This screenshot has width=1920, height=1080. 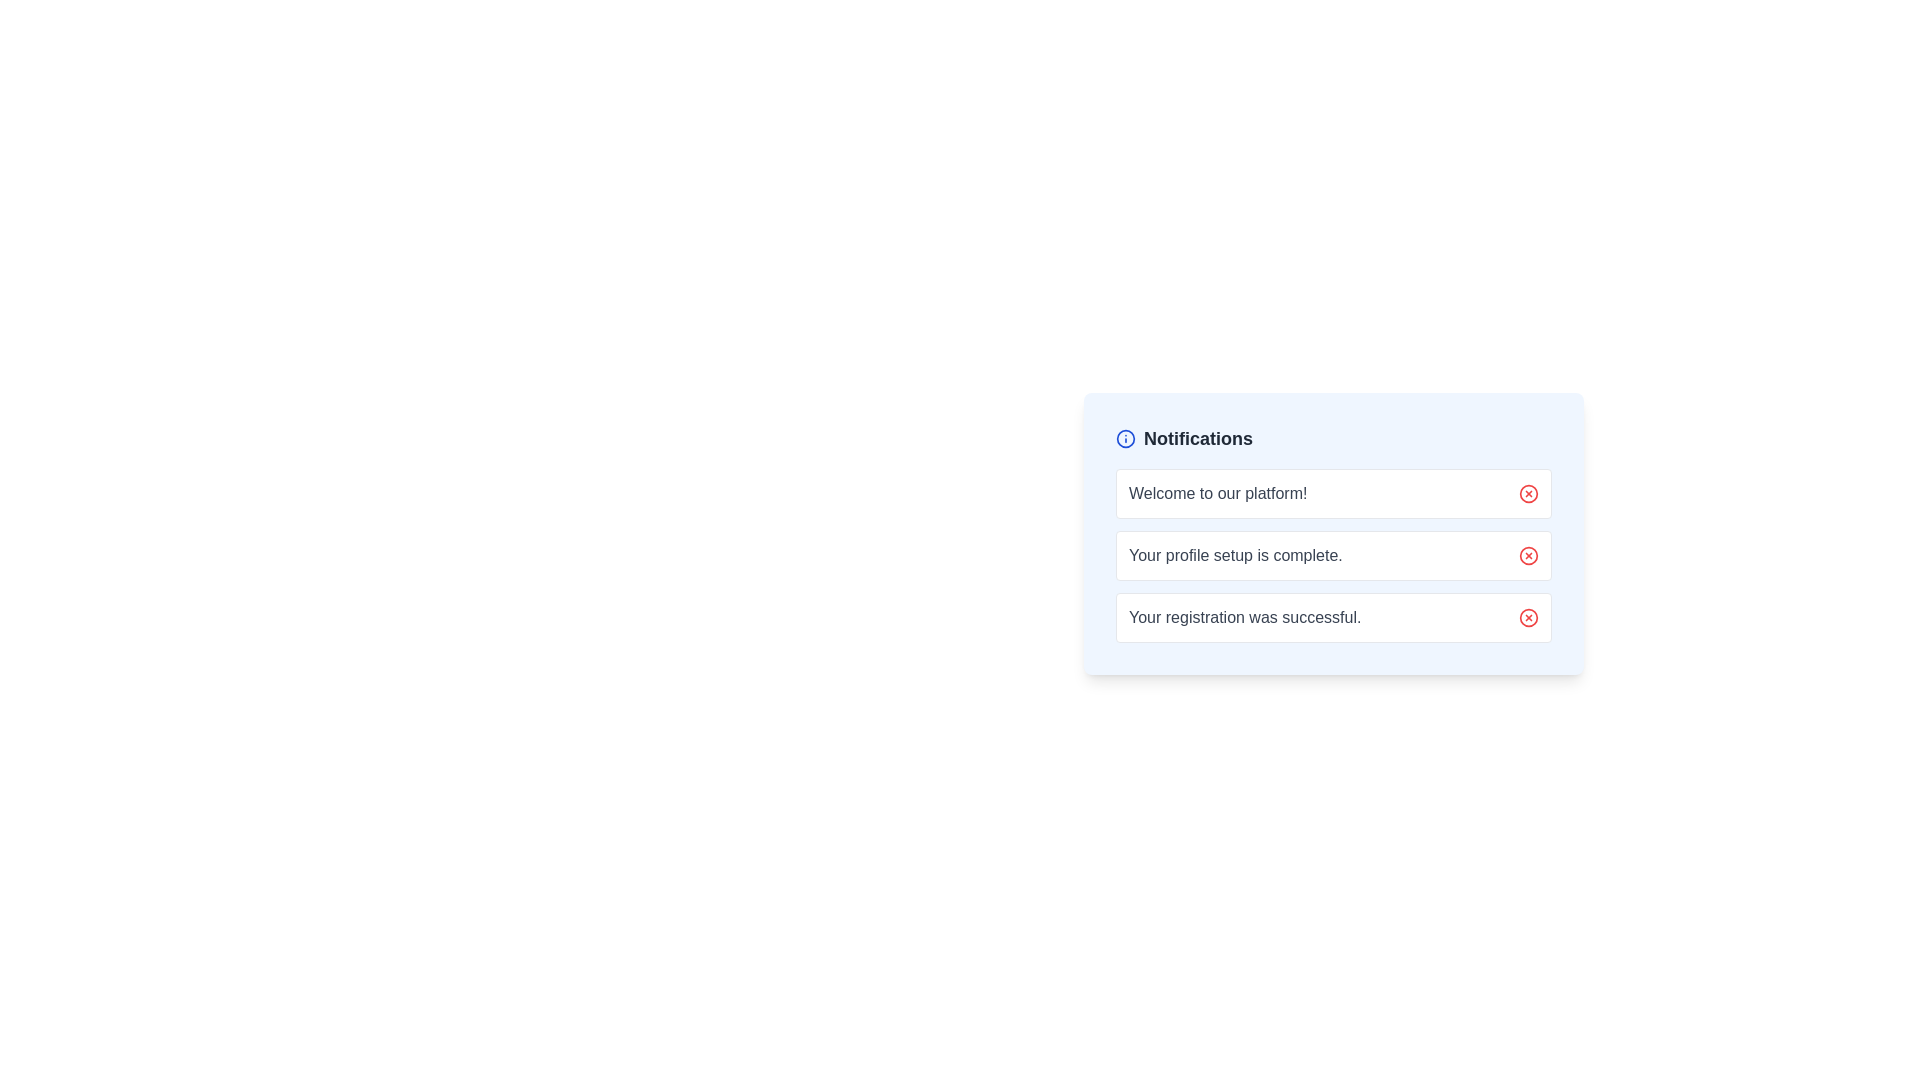 I want to click on the dismiss Icon button for the notification titled 'Your profile setup is complete', so click(x=1528, y=555).